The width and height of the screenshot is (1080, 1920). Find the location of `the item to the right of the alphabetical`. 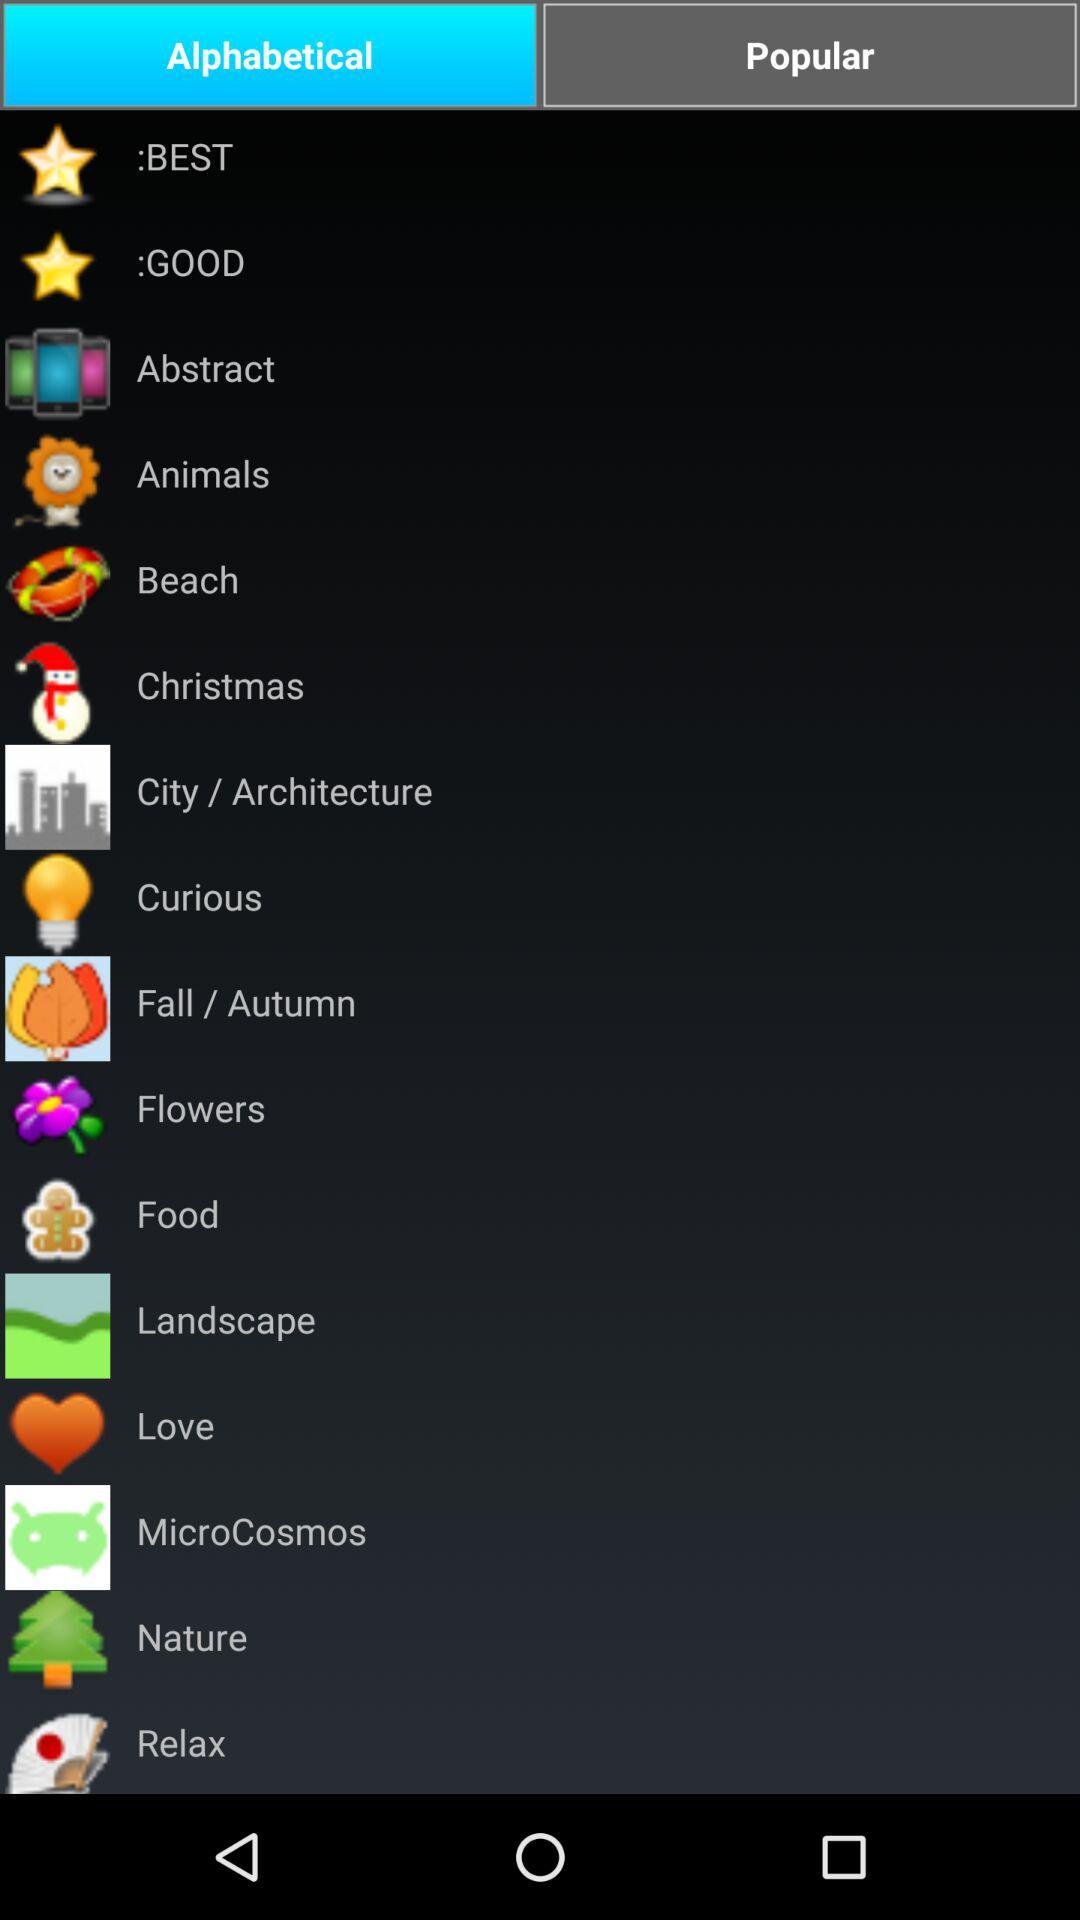

the item to the right of the alphabetical is located at coordinates (810, 55).